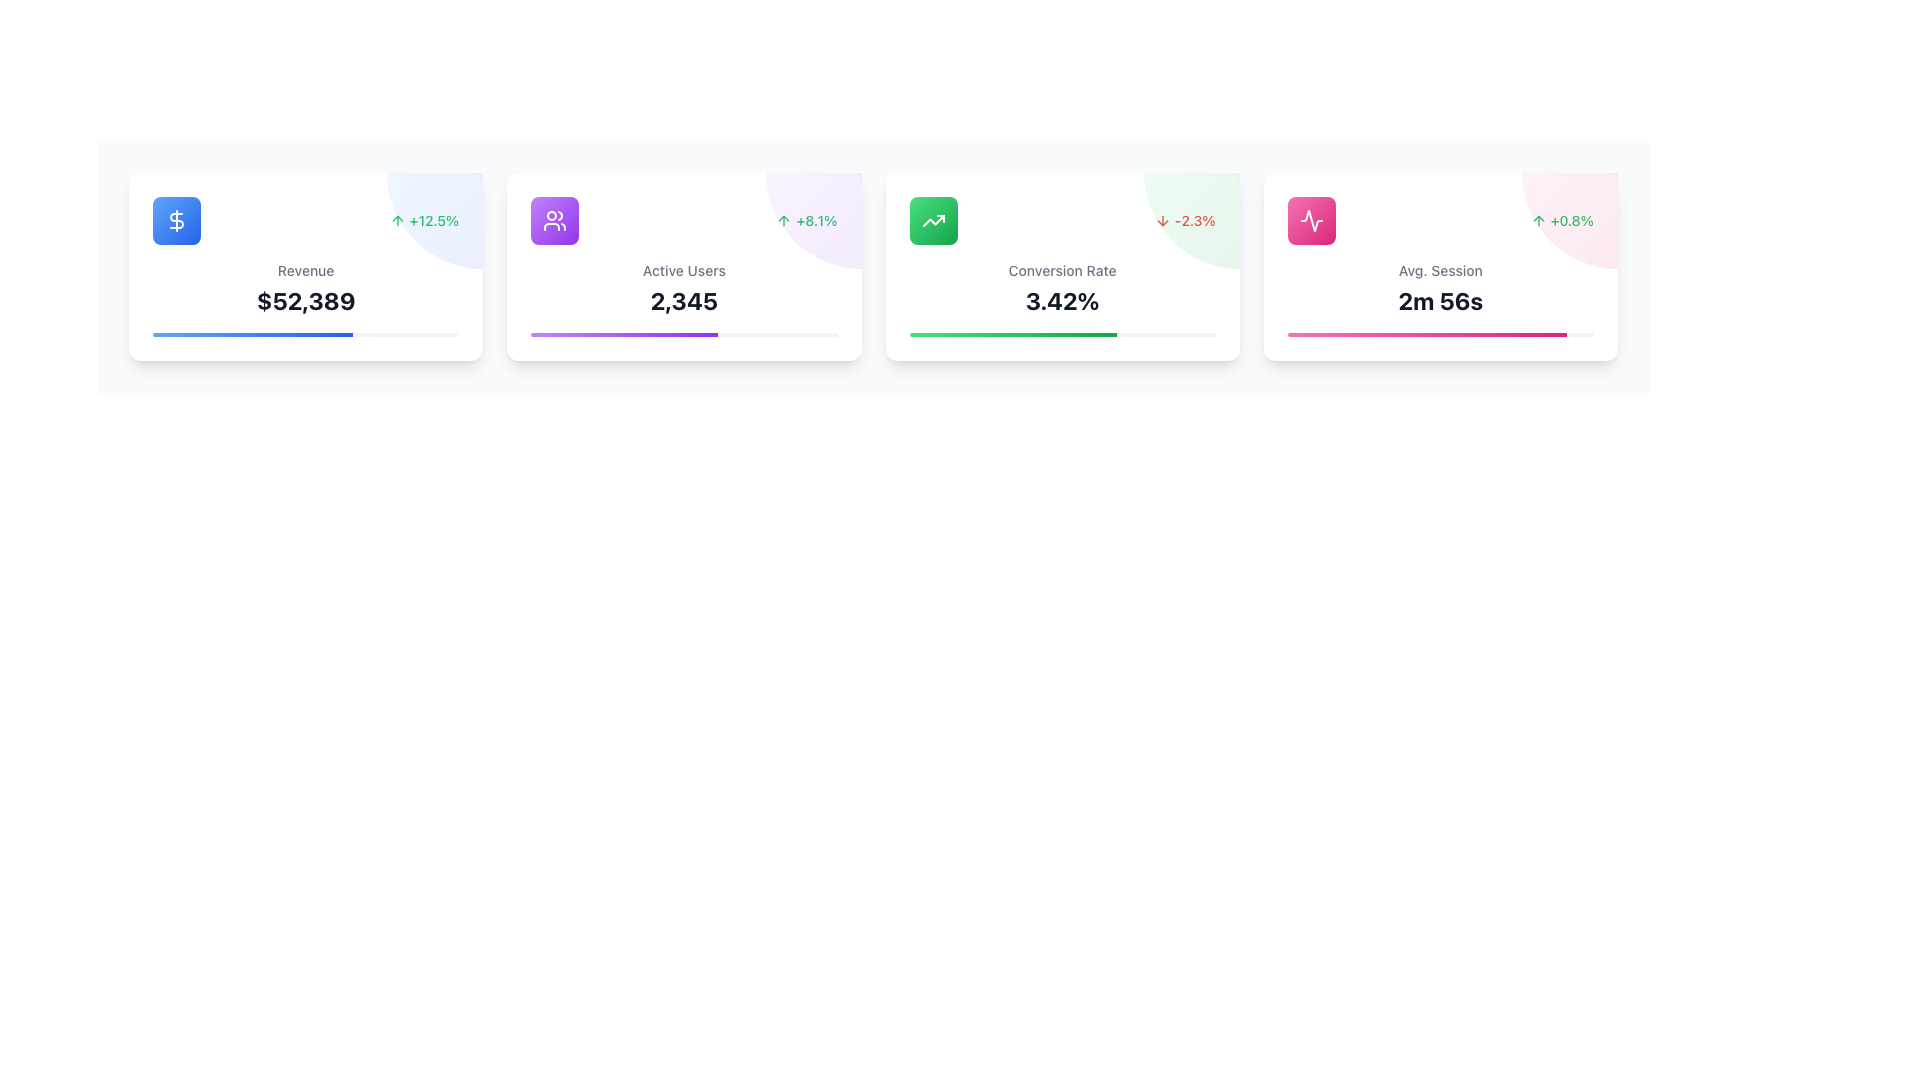  Describe the element at coordinates (1440, 270) in the screenshot. I see `the Text Label identifying the average session duration metric, located in the fourth card of the performance metrics grid` at that location.